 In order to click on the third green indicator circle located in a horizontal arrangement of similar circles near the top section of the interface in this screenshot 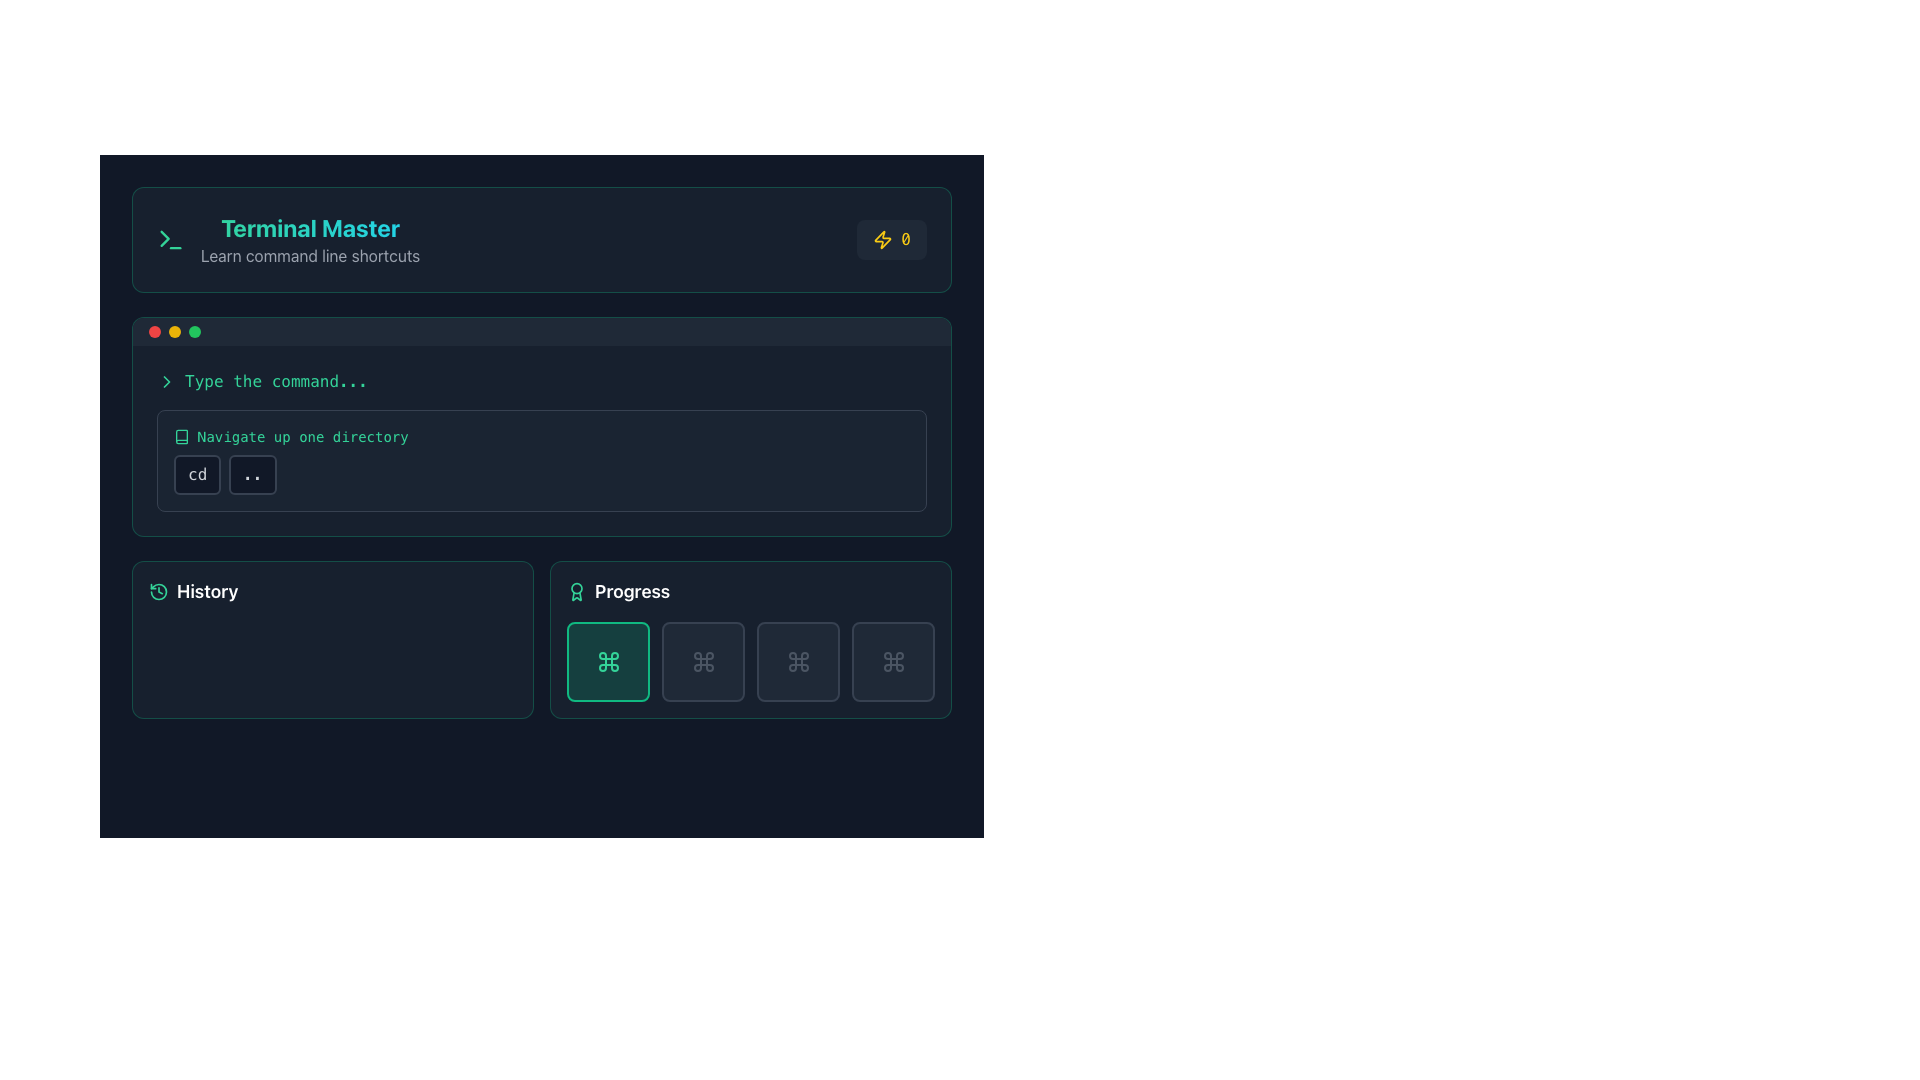, I will do `click(195, 330)`.